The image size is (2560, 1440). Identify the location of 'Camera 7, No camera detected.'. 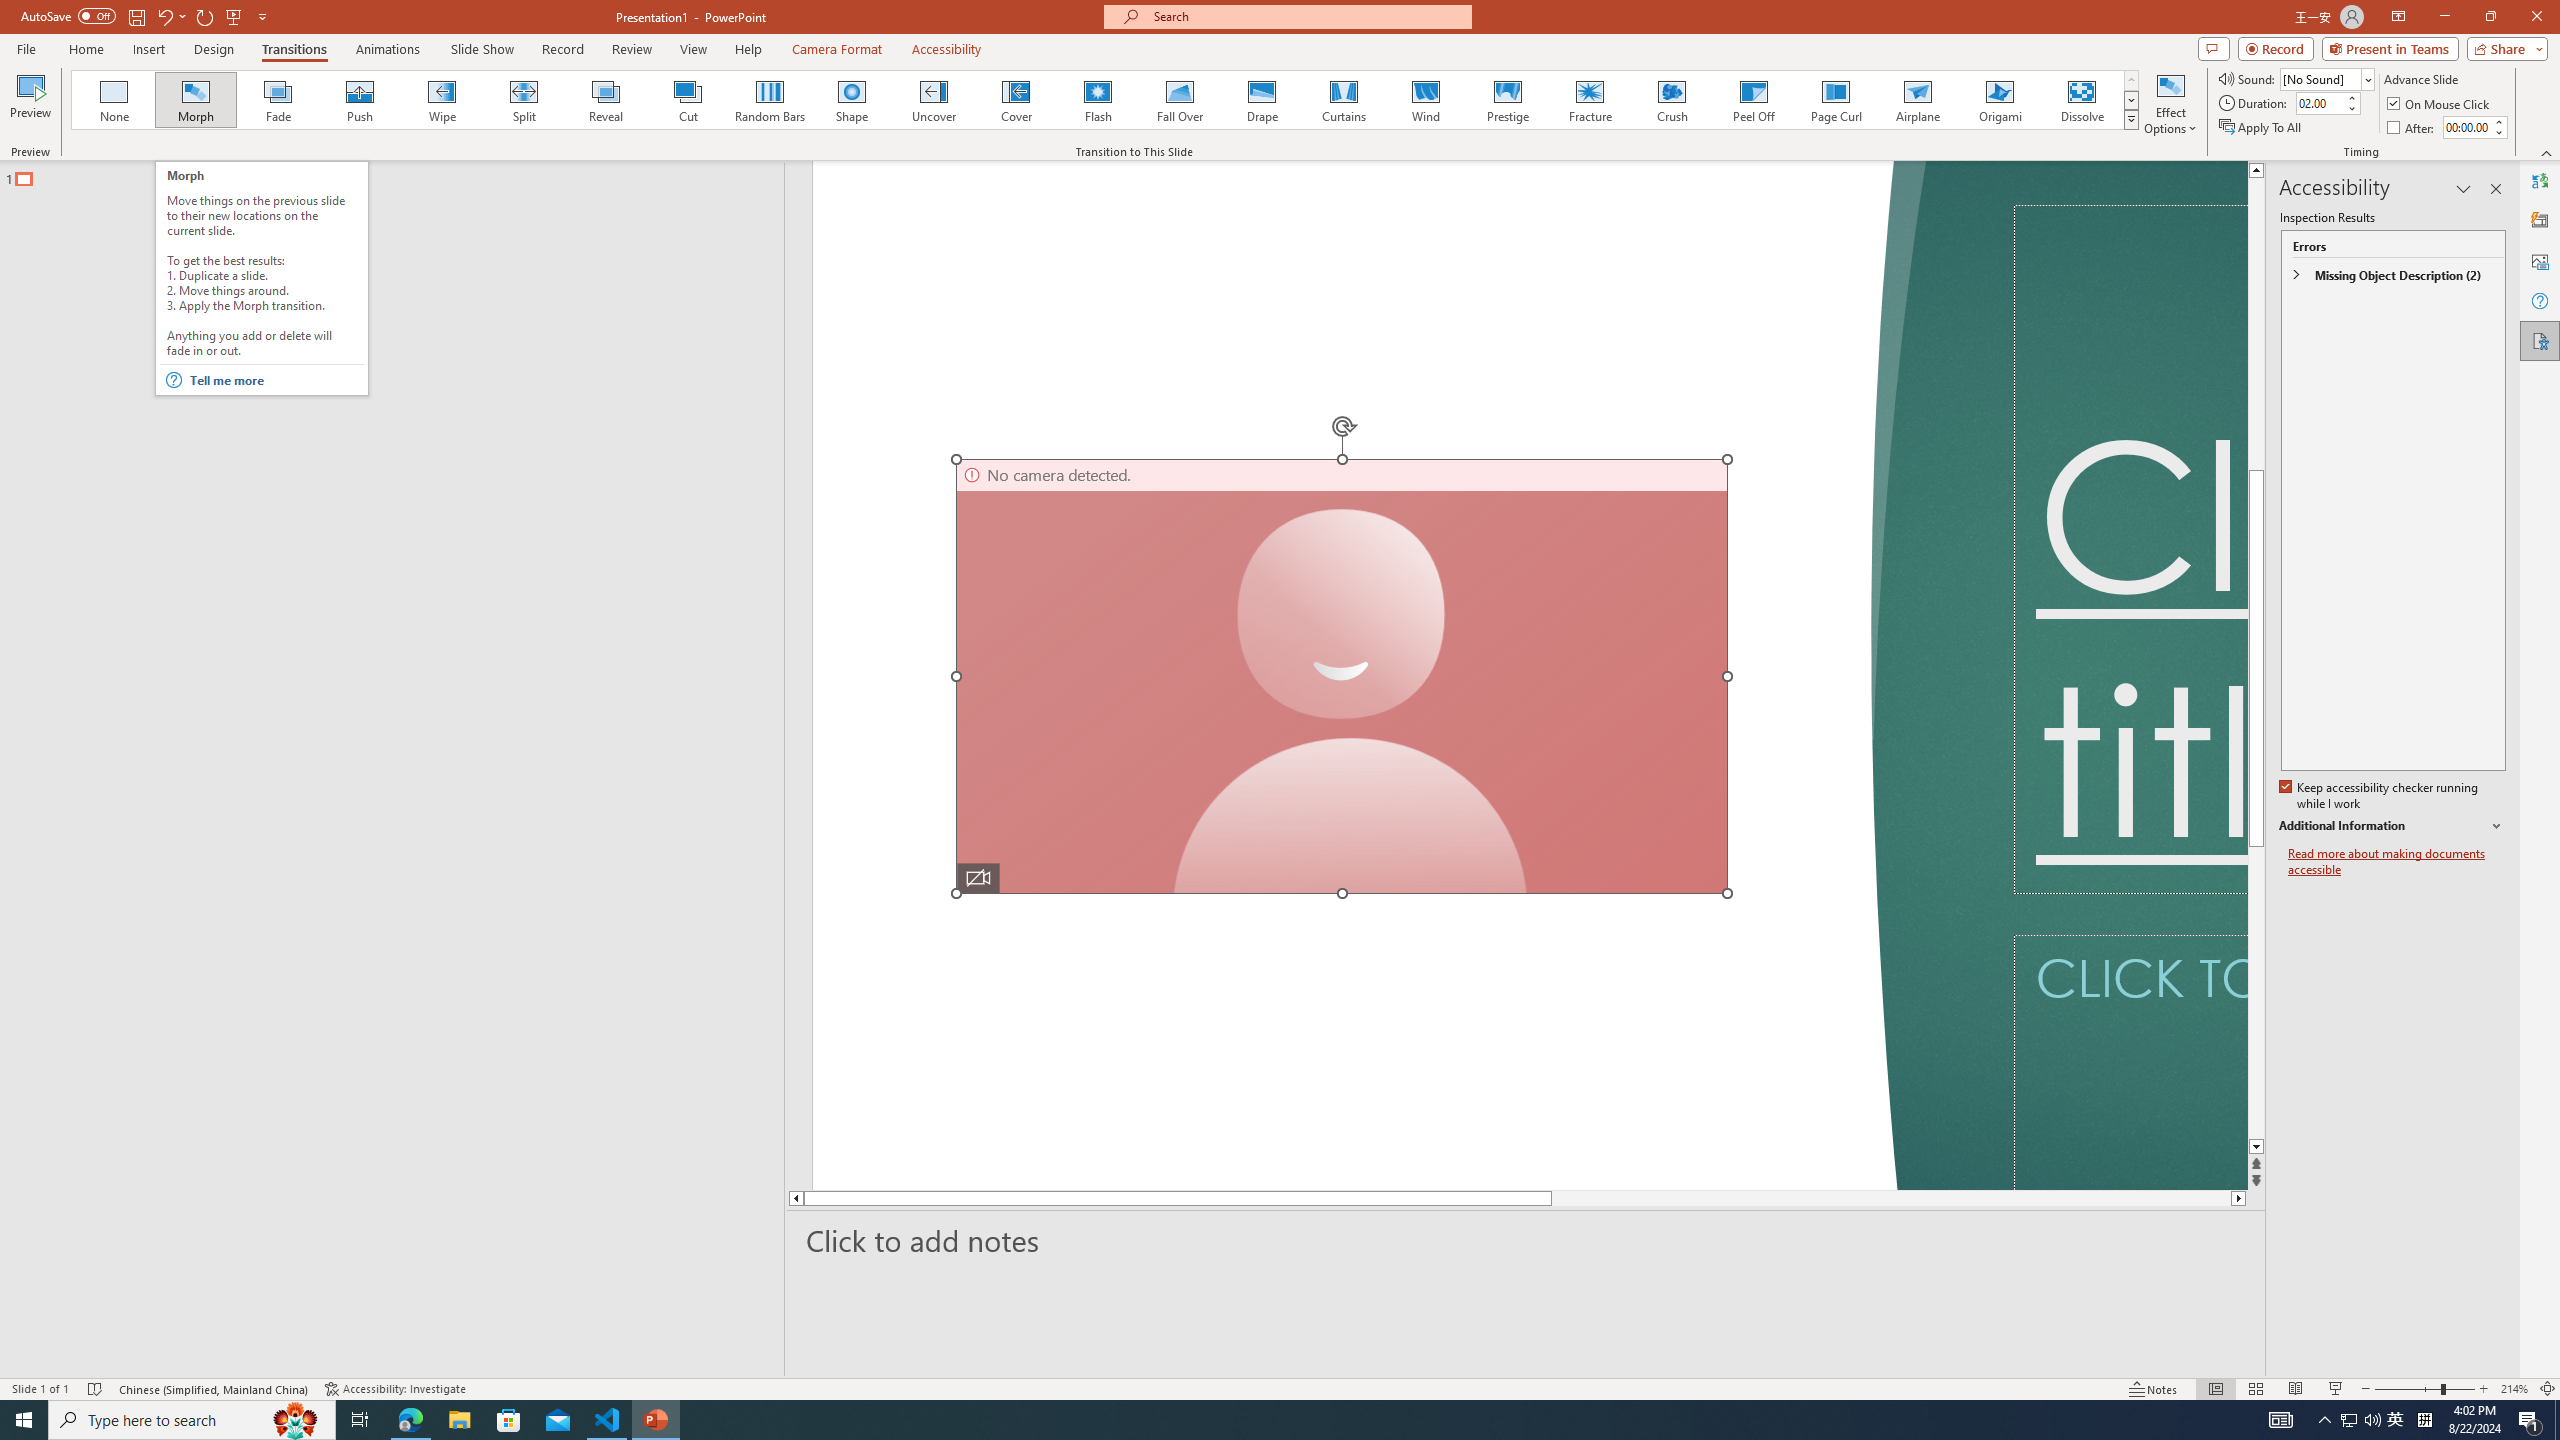
(1341, 675).